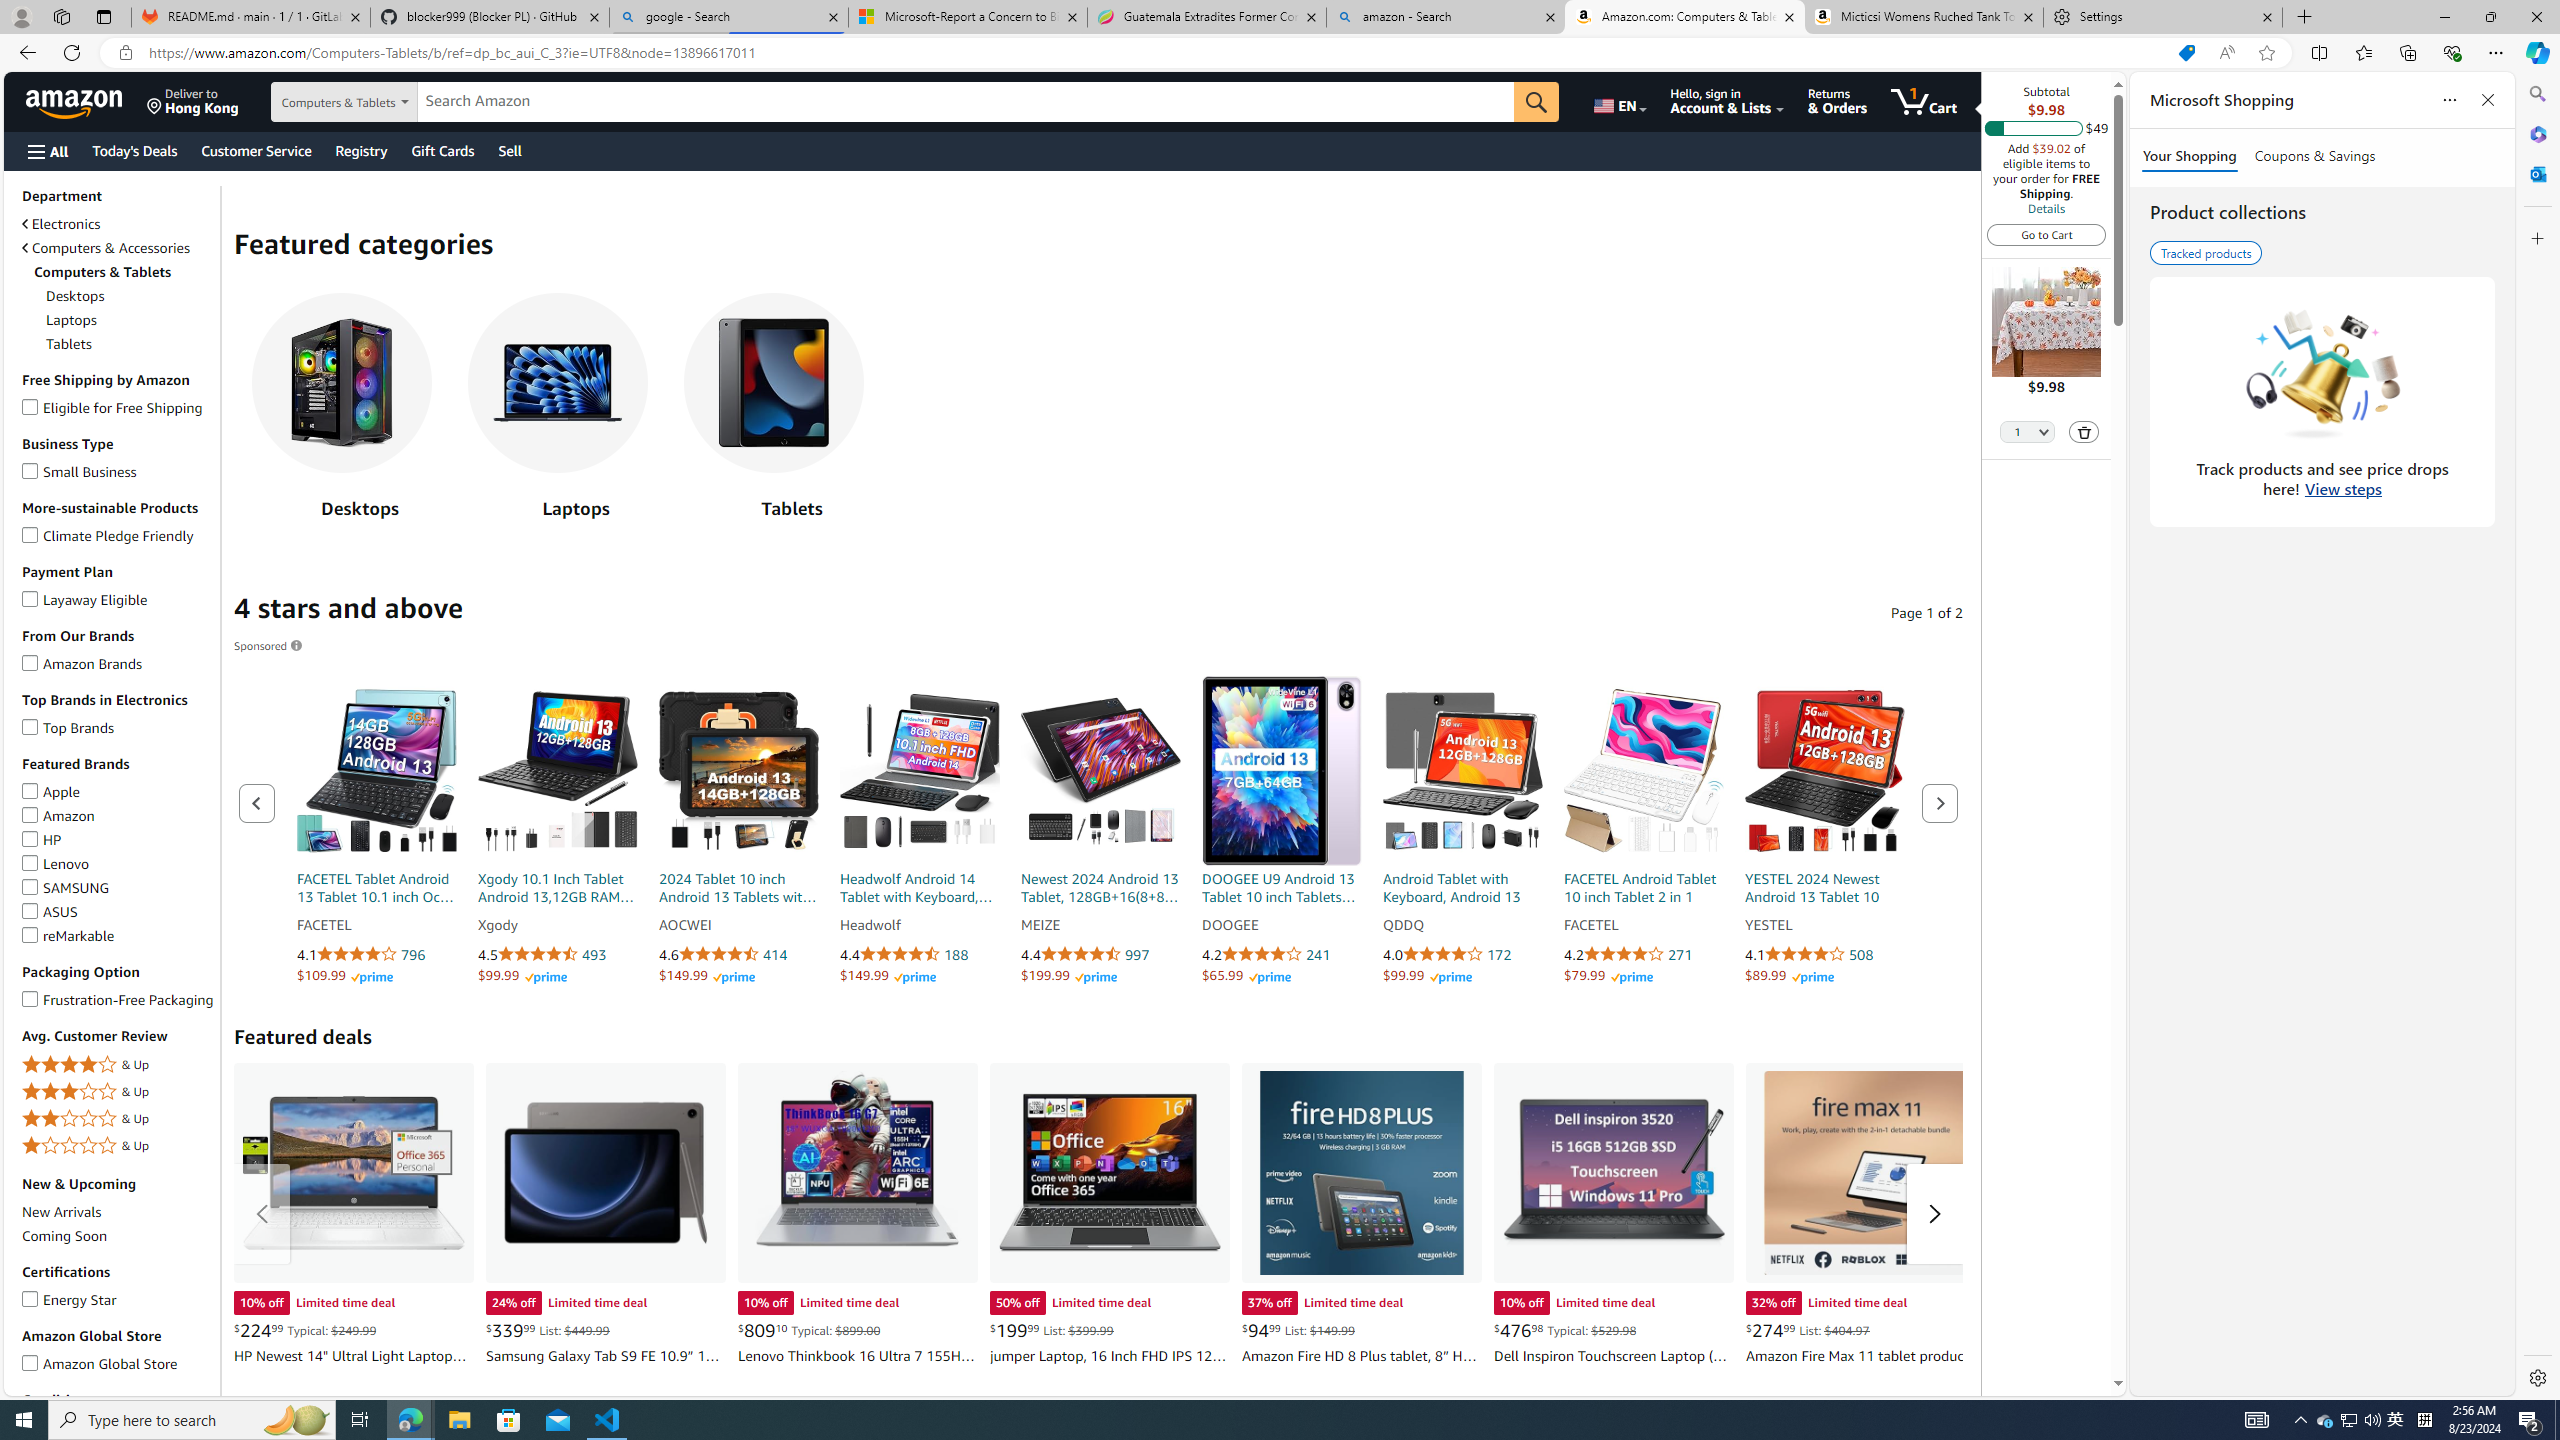  What do you see at coordinates (1940, 803) in the screenshot?
I see `'Next page of related Sponsored Products'` at bounding box center [1940, 803].